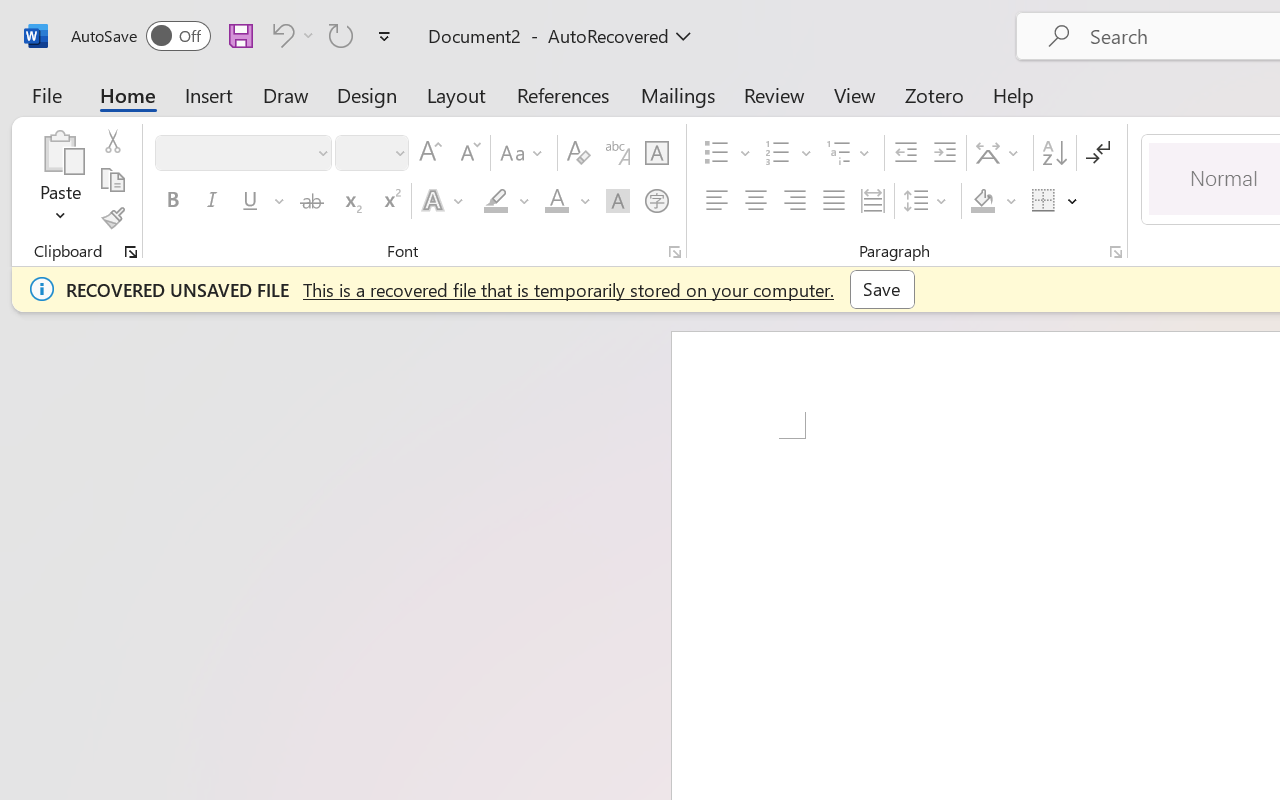 Image resolution: width=1280 pixels, height=800 pixels. I want to click on 'Character Shading', so click(617, 201).